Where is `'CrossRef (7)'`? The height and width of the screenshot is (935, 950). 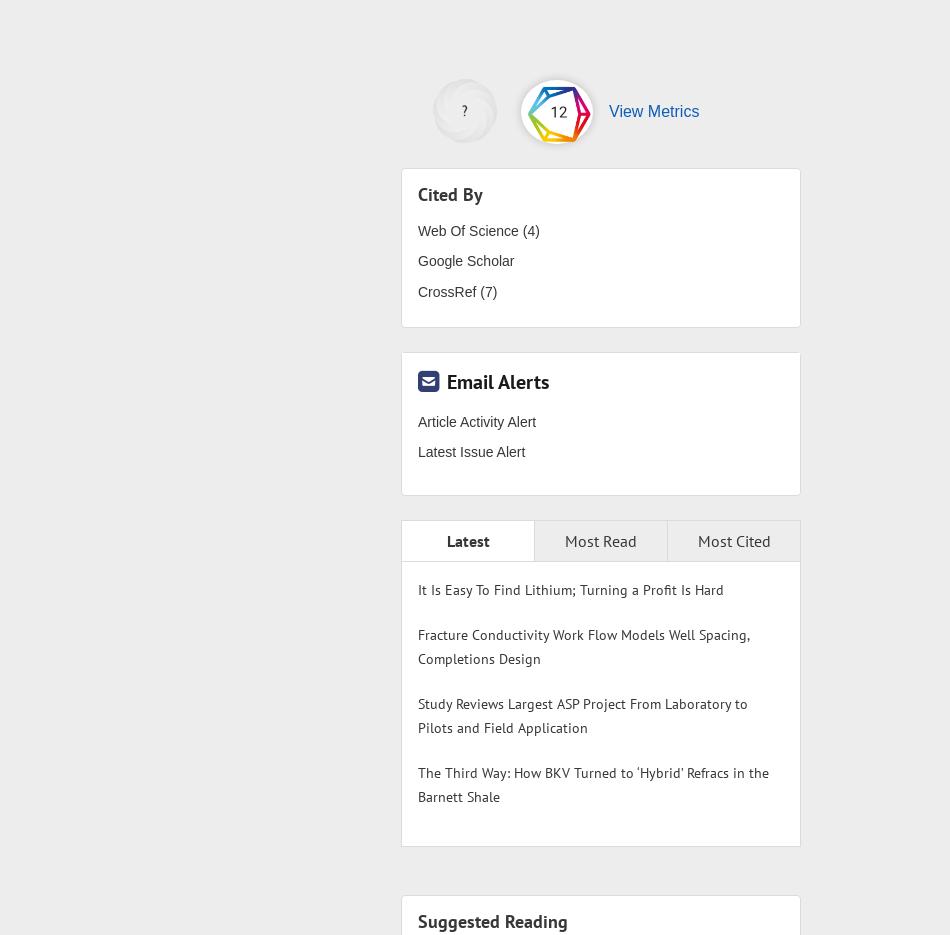
'CrossRef (7)' is located at coordinates (456, 289).